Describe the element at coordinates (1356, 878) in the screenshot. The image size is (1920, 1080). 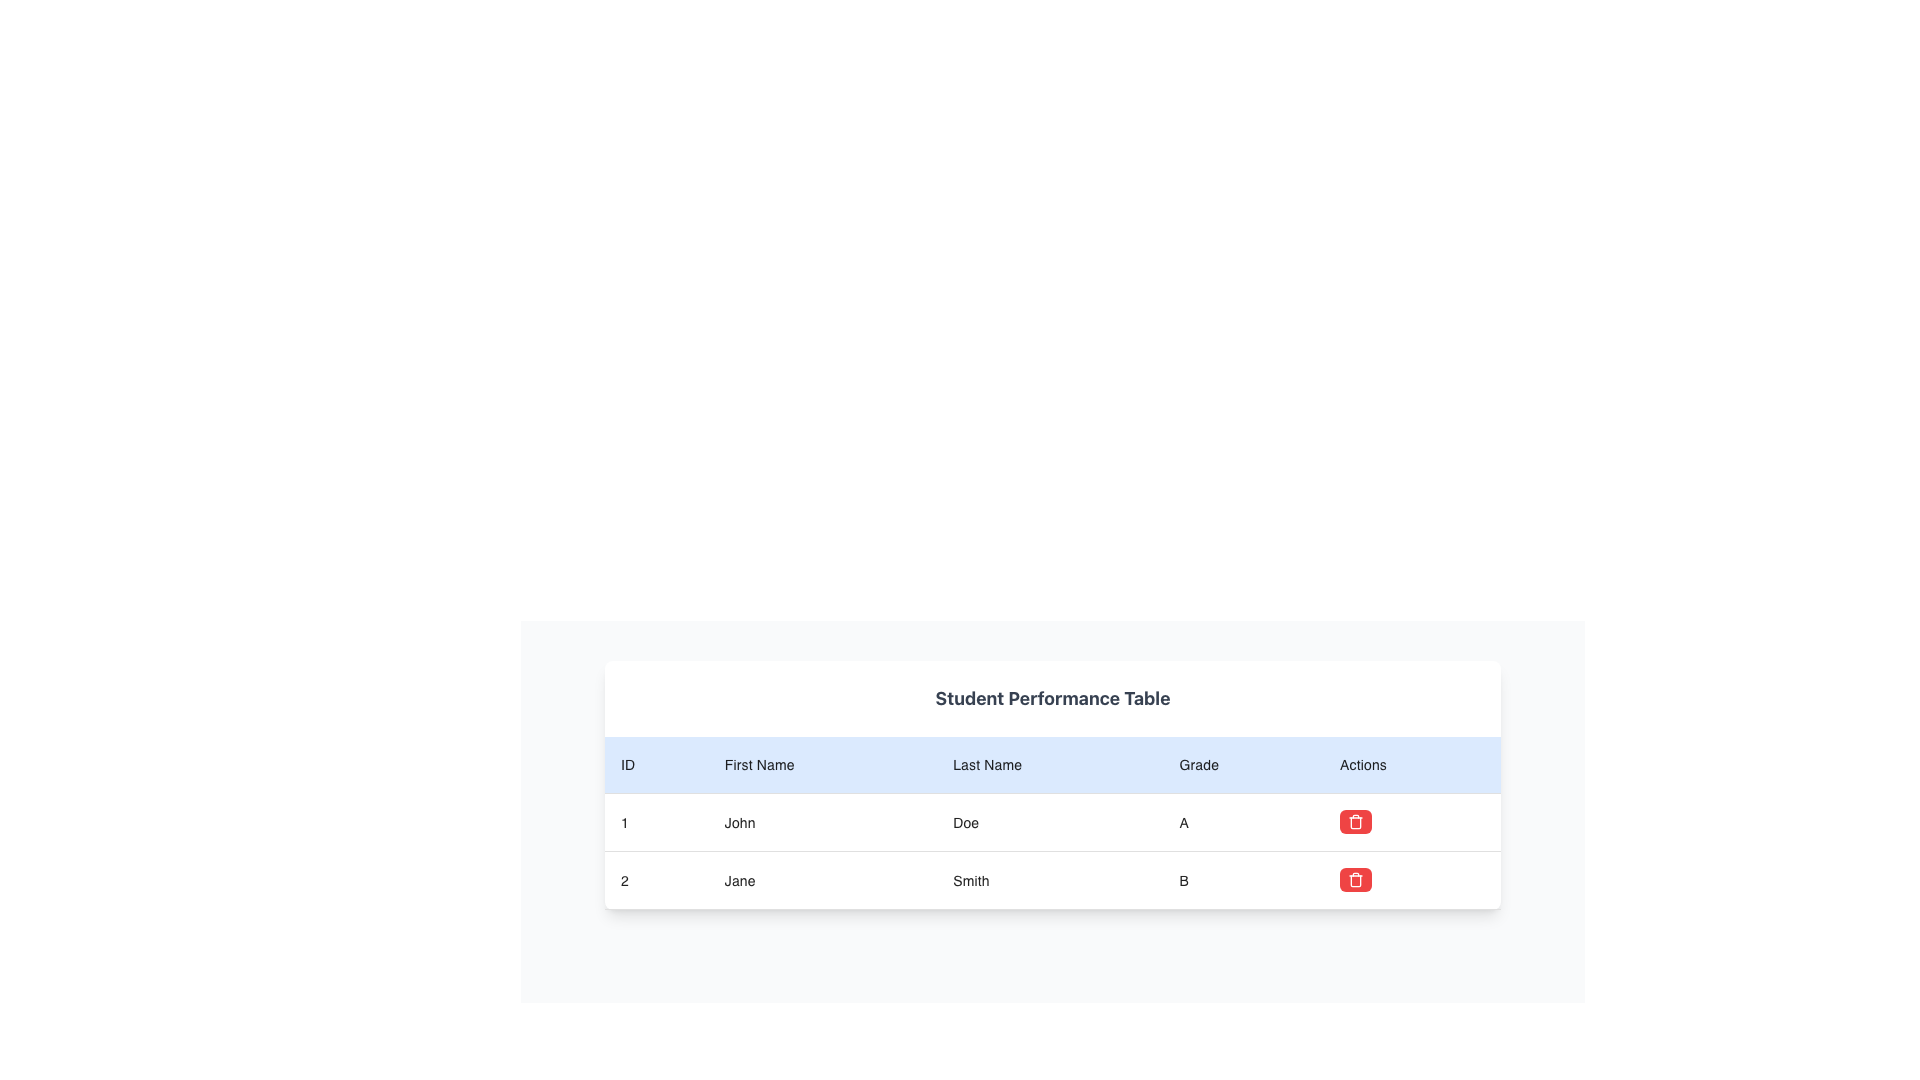
I see `the red button with a white trash can icon located in the 'Actions' column of the second row of the student information table, corresponding to Jane Smith's row` at that location.